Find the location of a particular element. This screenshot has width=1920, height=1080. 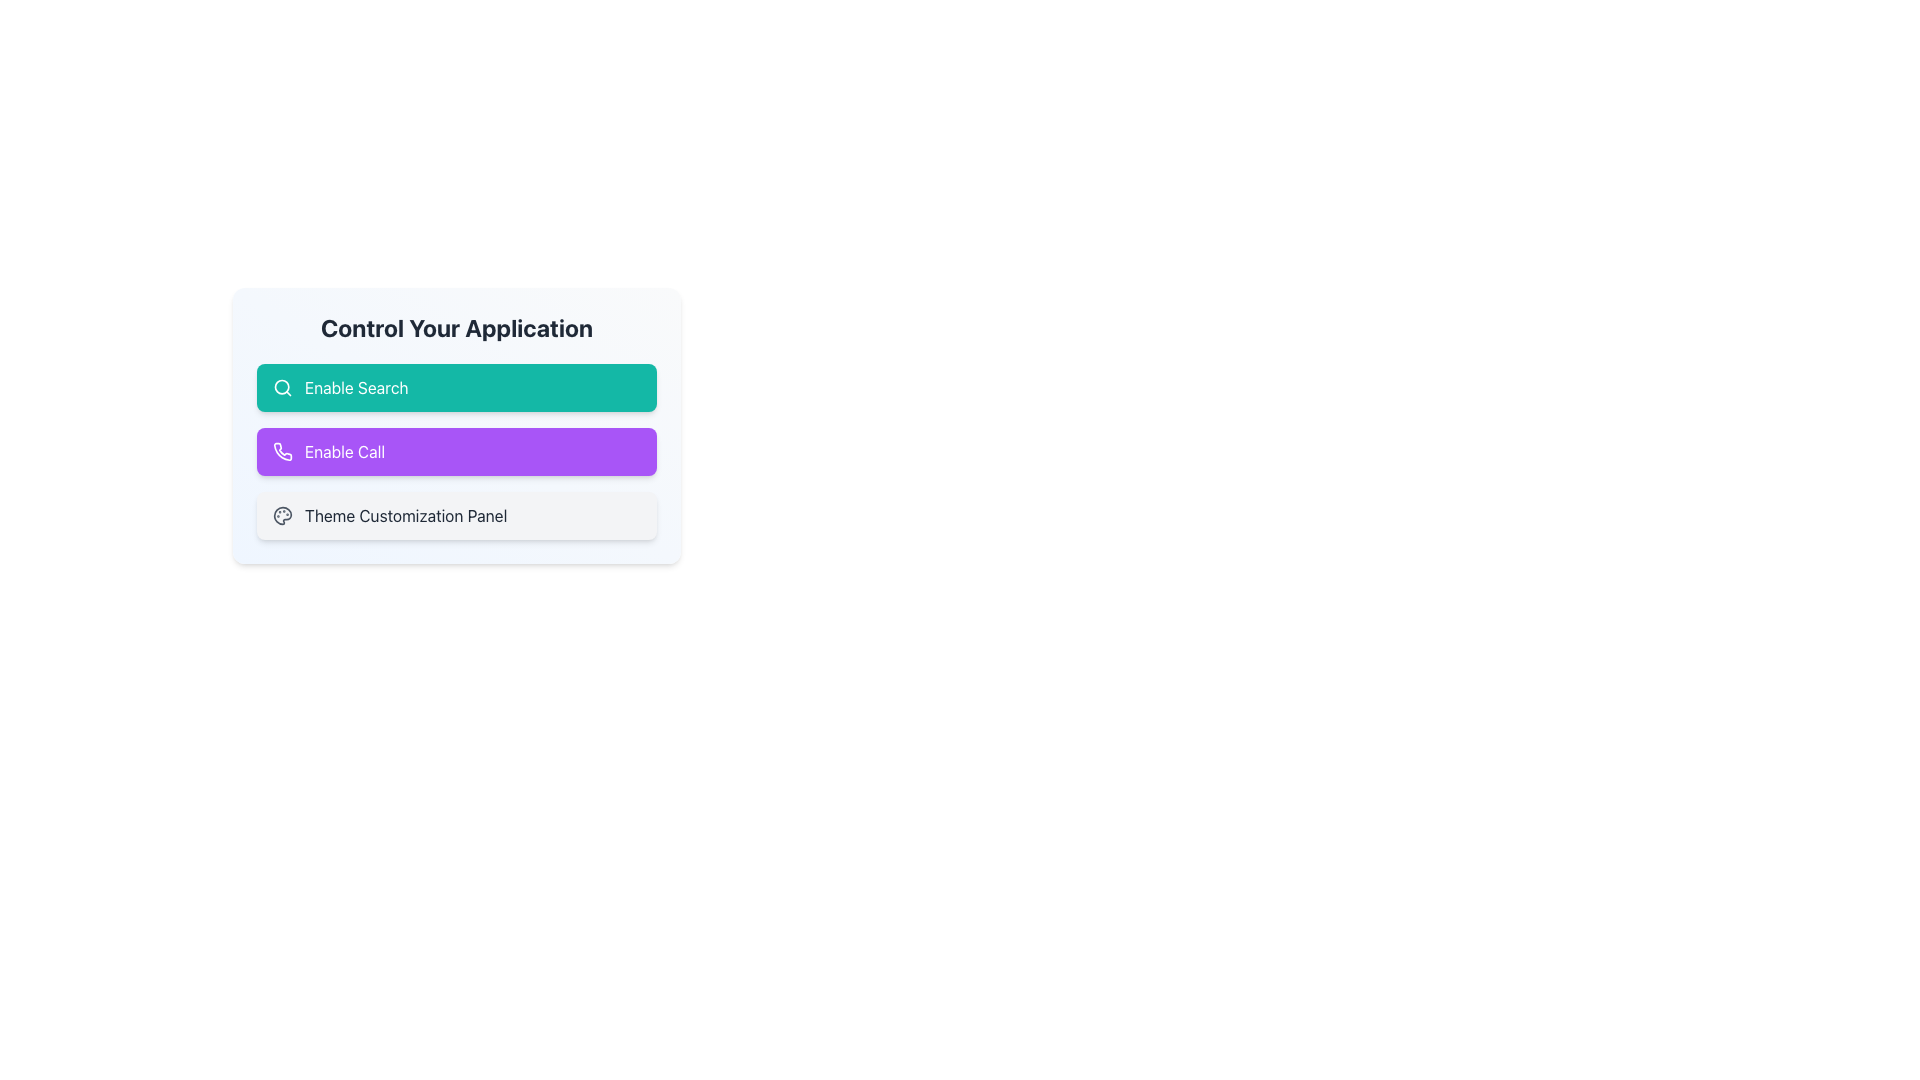

the circular SVG graphic element with a white outline, located at the center of the magnifying glass icon in the top-left area of the 'Enable Search' button is located at coordinates (281, 387).